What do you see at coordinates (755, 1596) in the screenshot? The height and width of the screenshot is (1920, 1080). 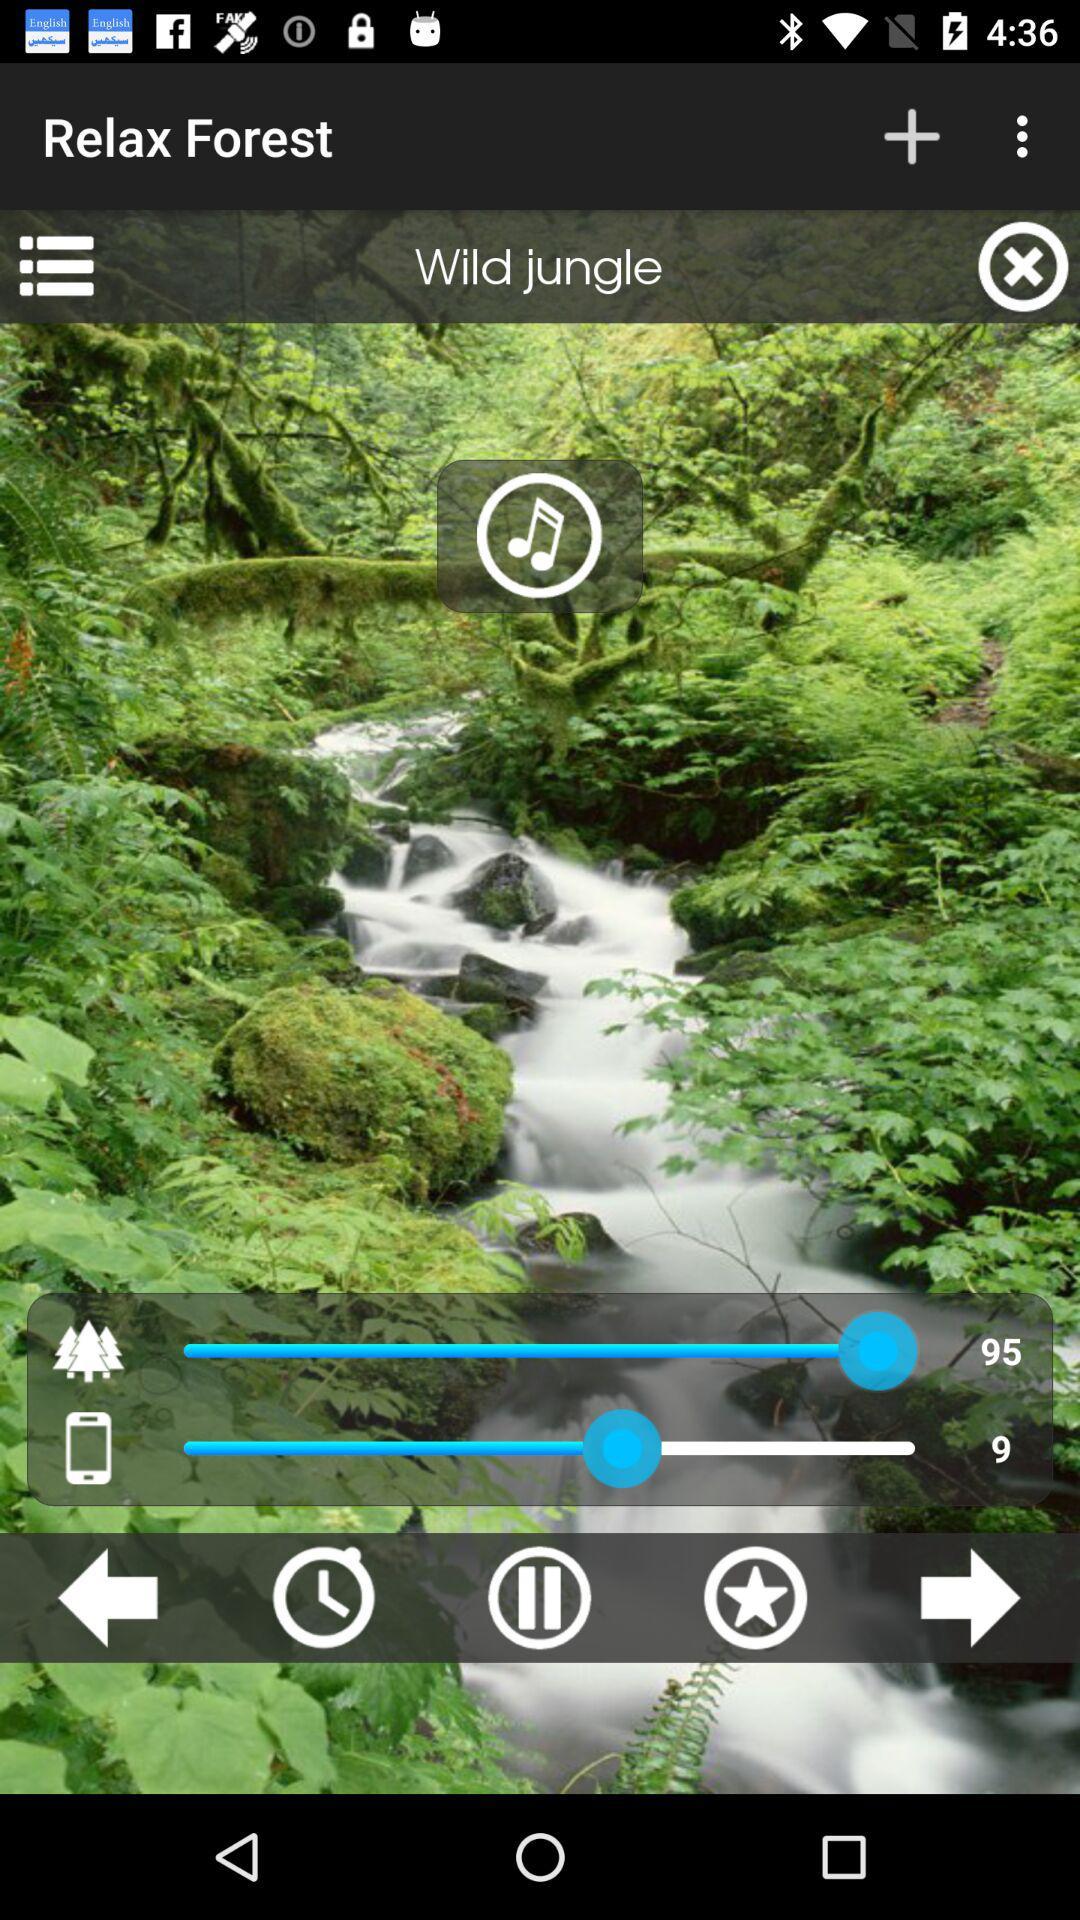 I see `the star icon` at bounding box center [755, 1596].